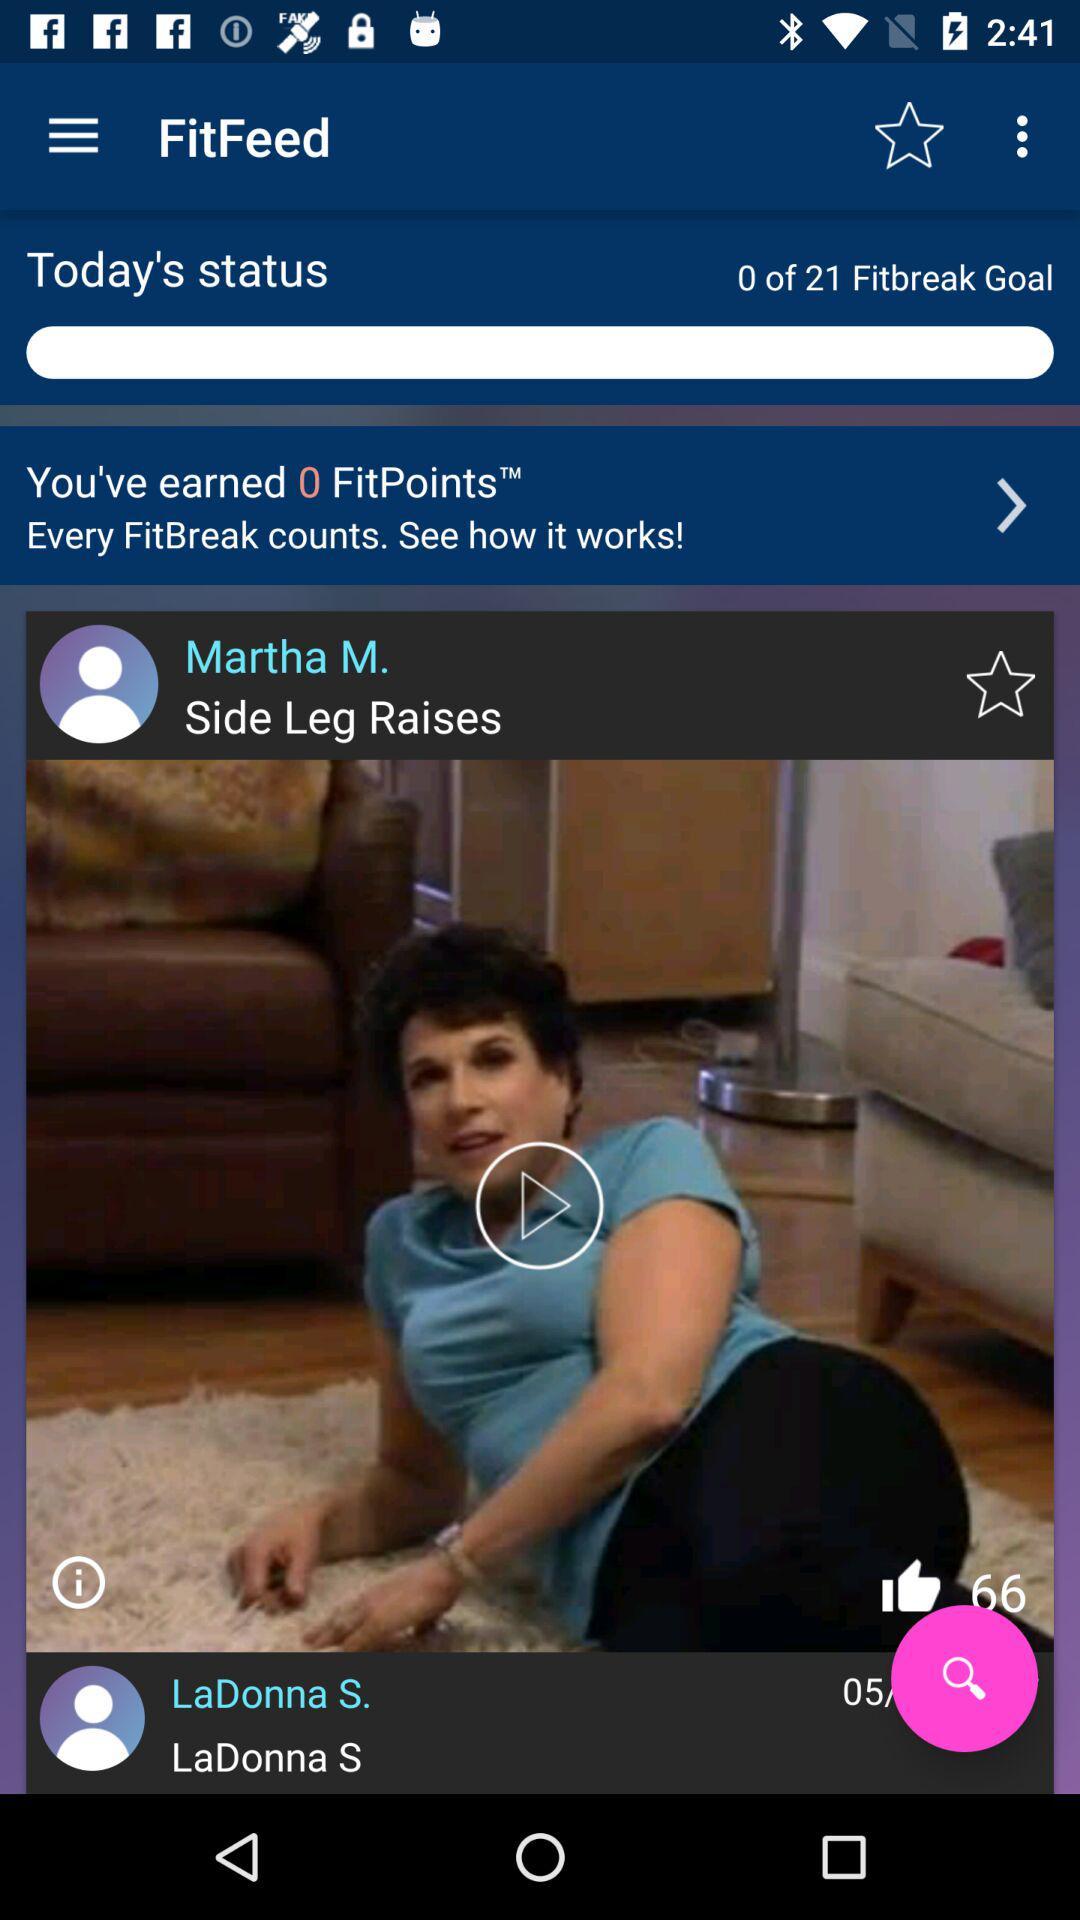 The height and width of the screenshot is (1920, 1080). I want to click on to favorites, so click(1000, 685).